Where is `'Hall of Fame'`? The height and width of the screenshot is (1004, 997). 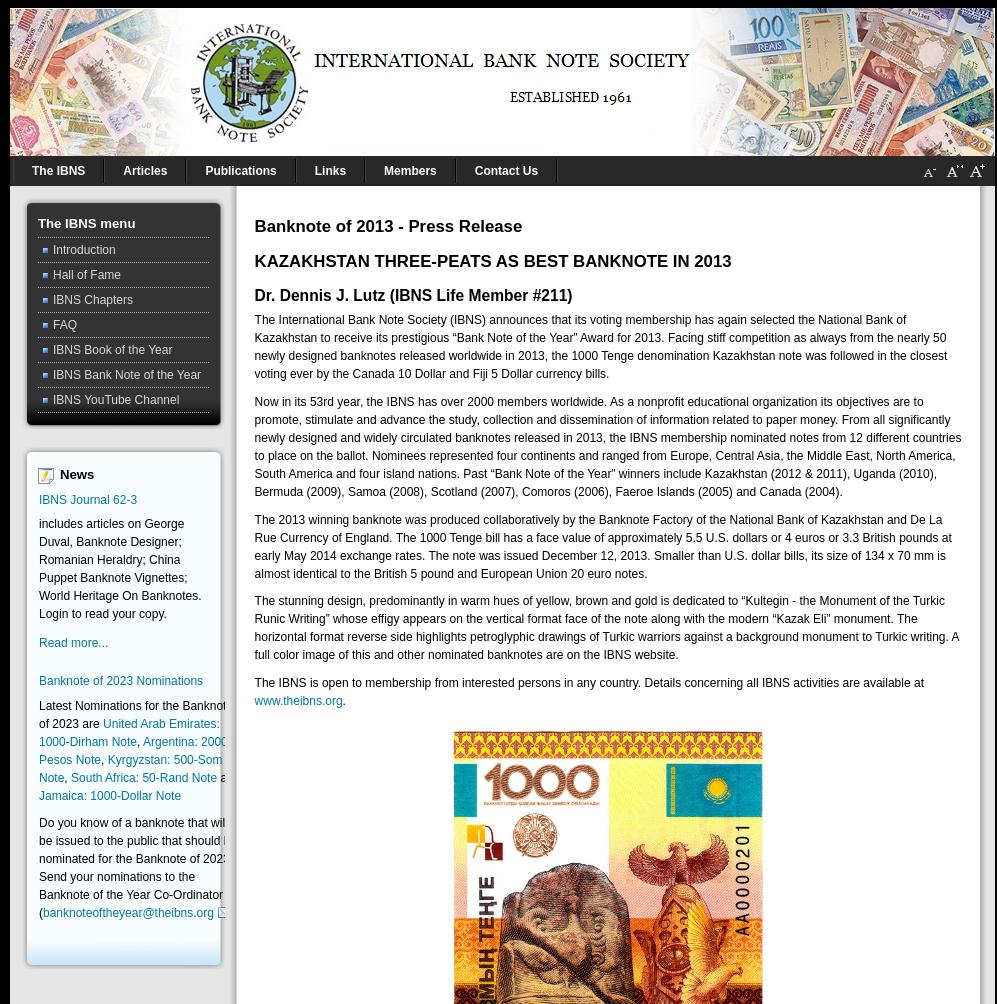
'Hall of Fame' is located at coordinates (86, 273).